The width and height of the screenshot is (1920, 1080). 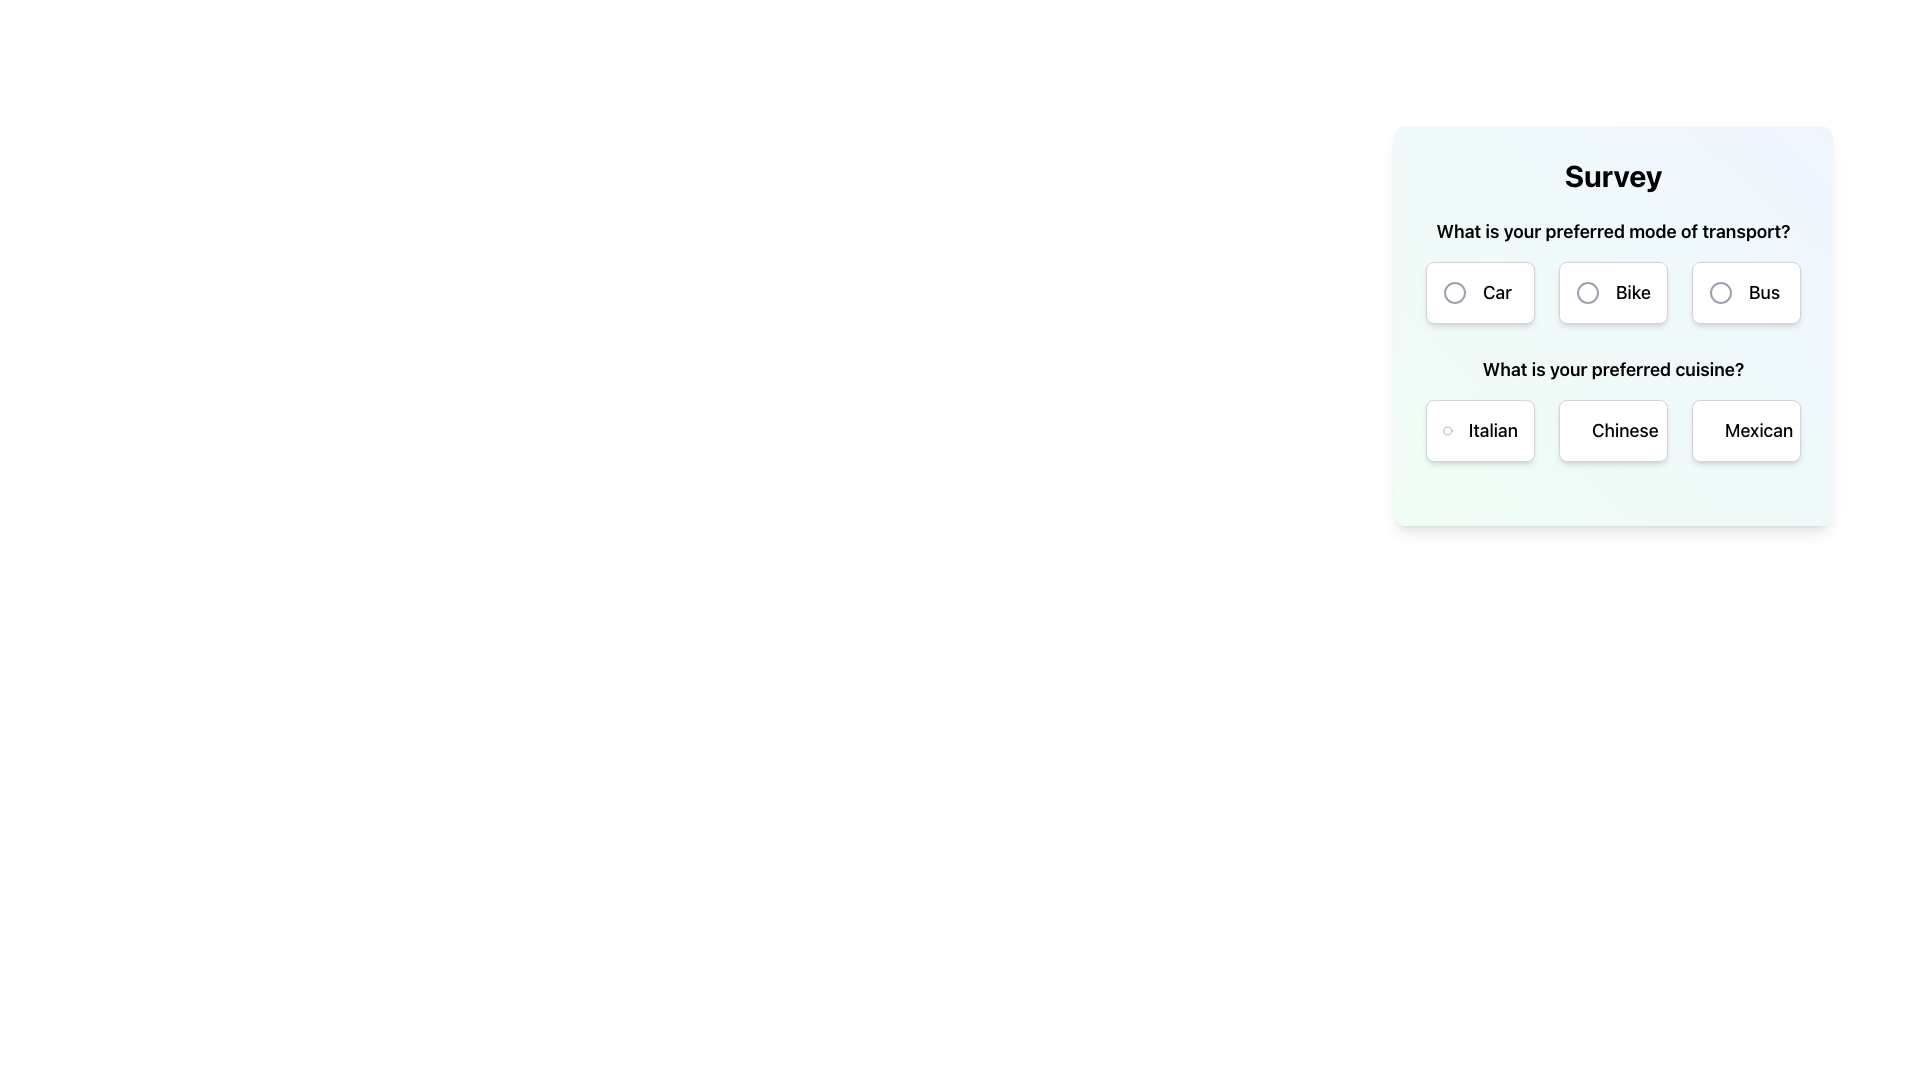 What do you see at coordinates (1587, 293) in the screenshot?
I see `the radio button indicator for the 'Bike' option` at bounding box center [1587, 293].